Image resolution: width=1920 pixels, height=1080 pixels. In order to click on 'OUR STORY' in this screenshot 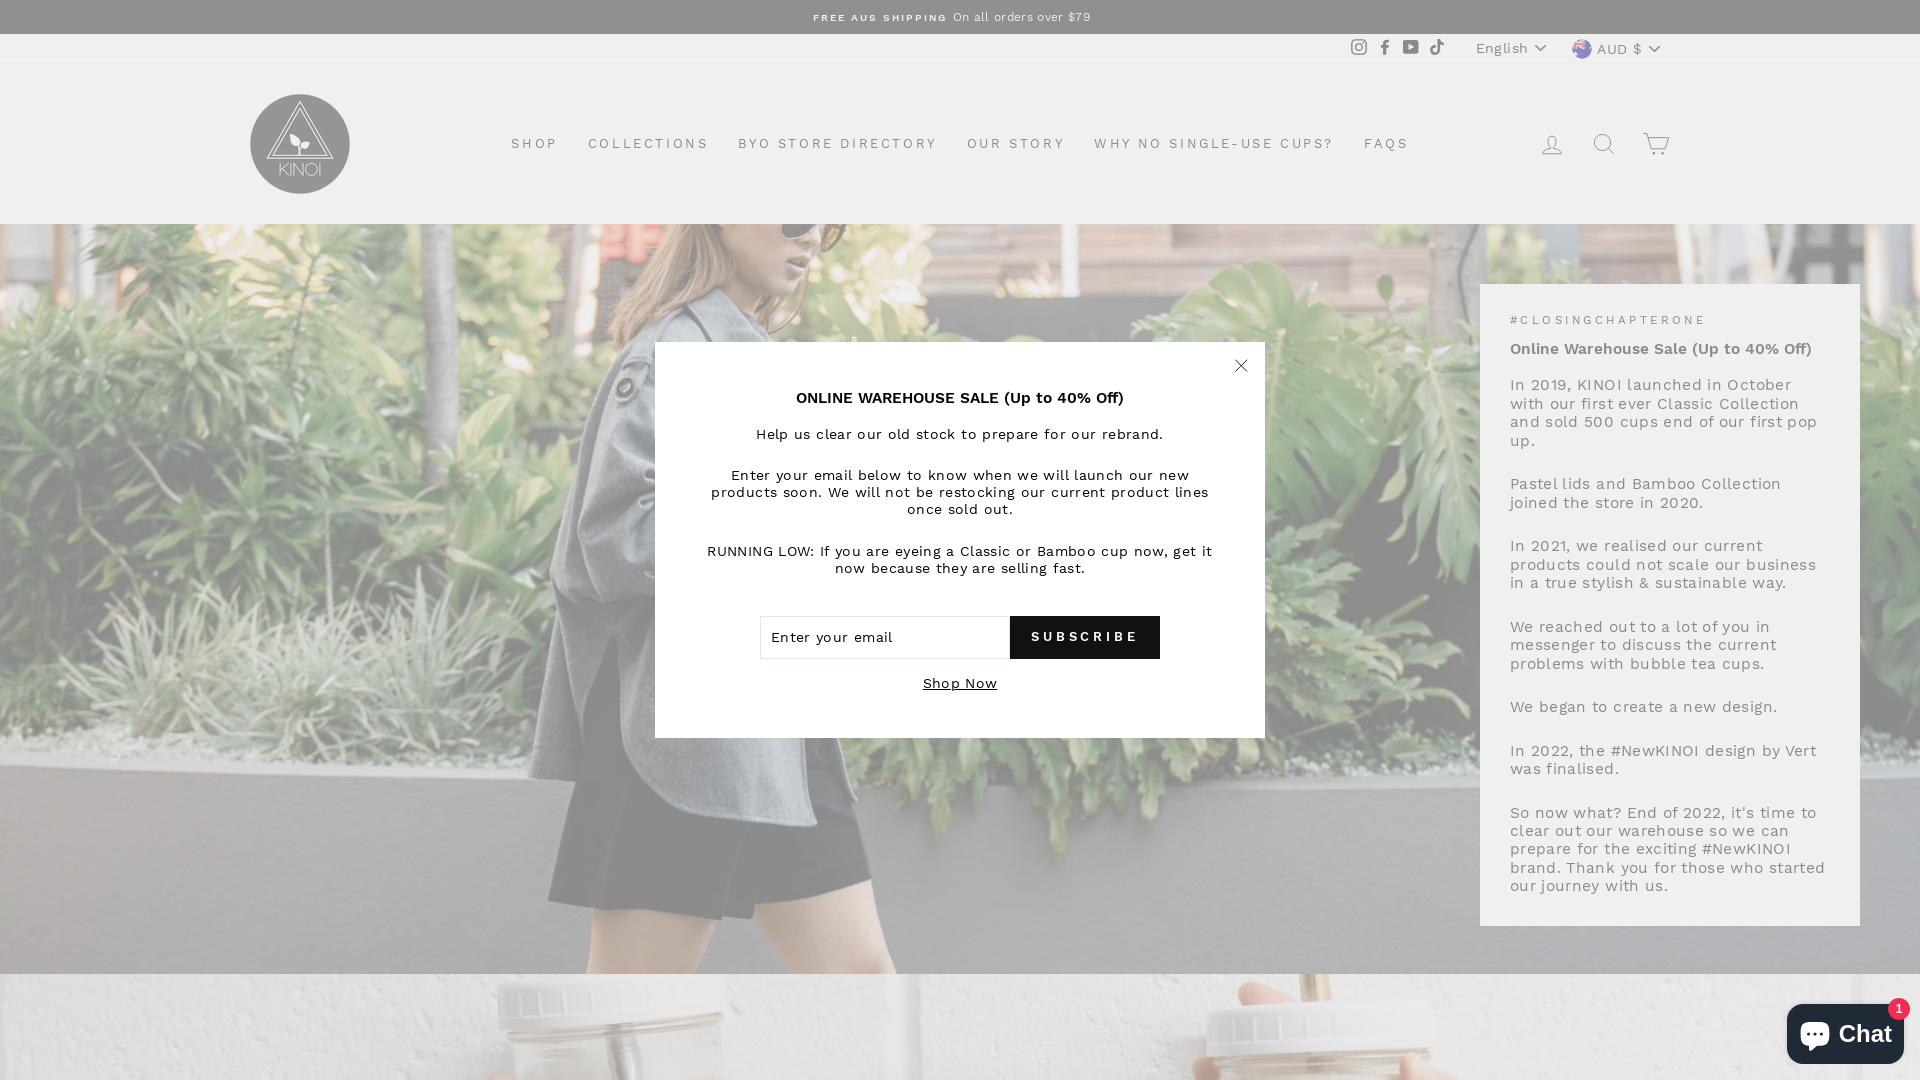, I will do `click(950, 143)`.